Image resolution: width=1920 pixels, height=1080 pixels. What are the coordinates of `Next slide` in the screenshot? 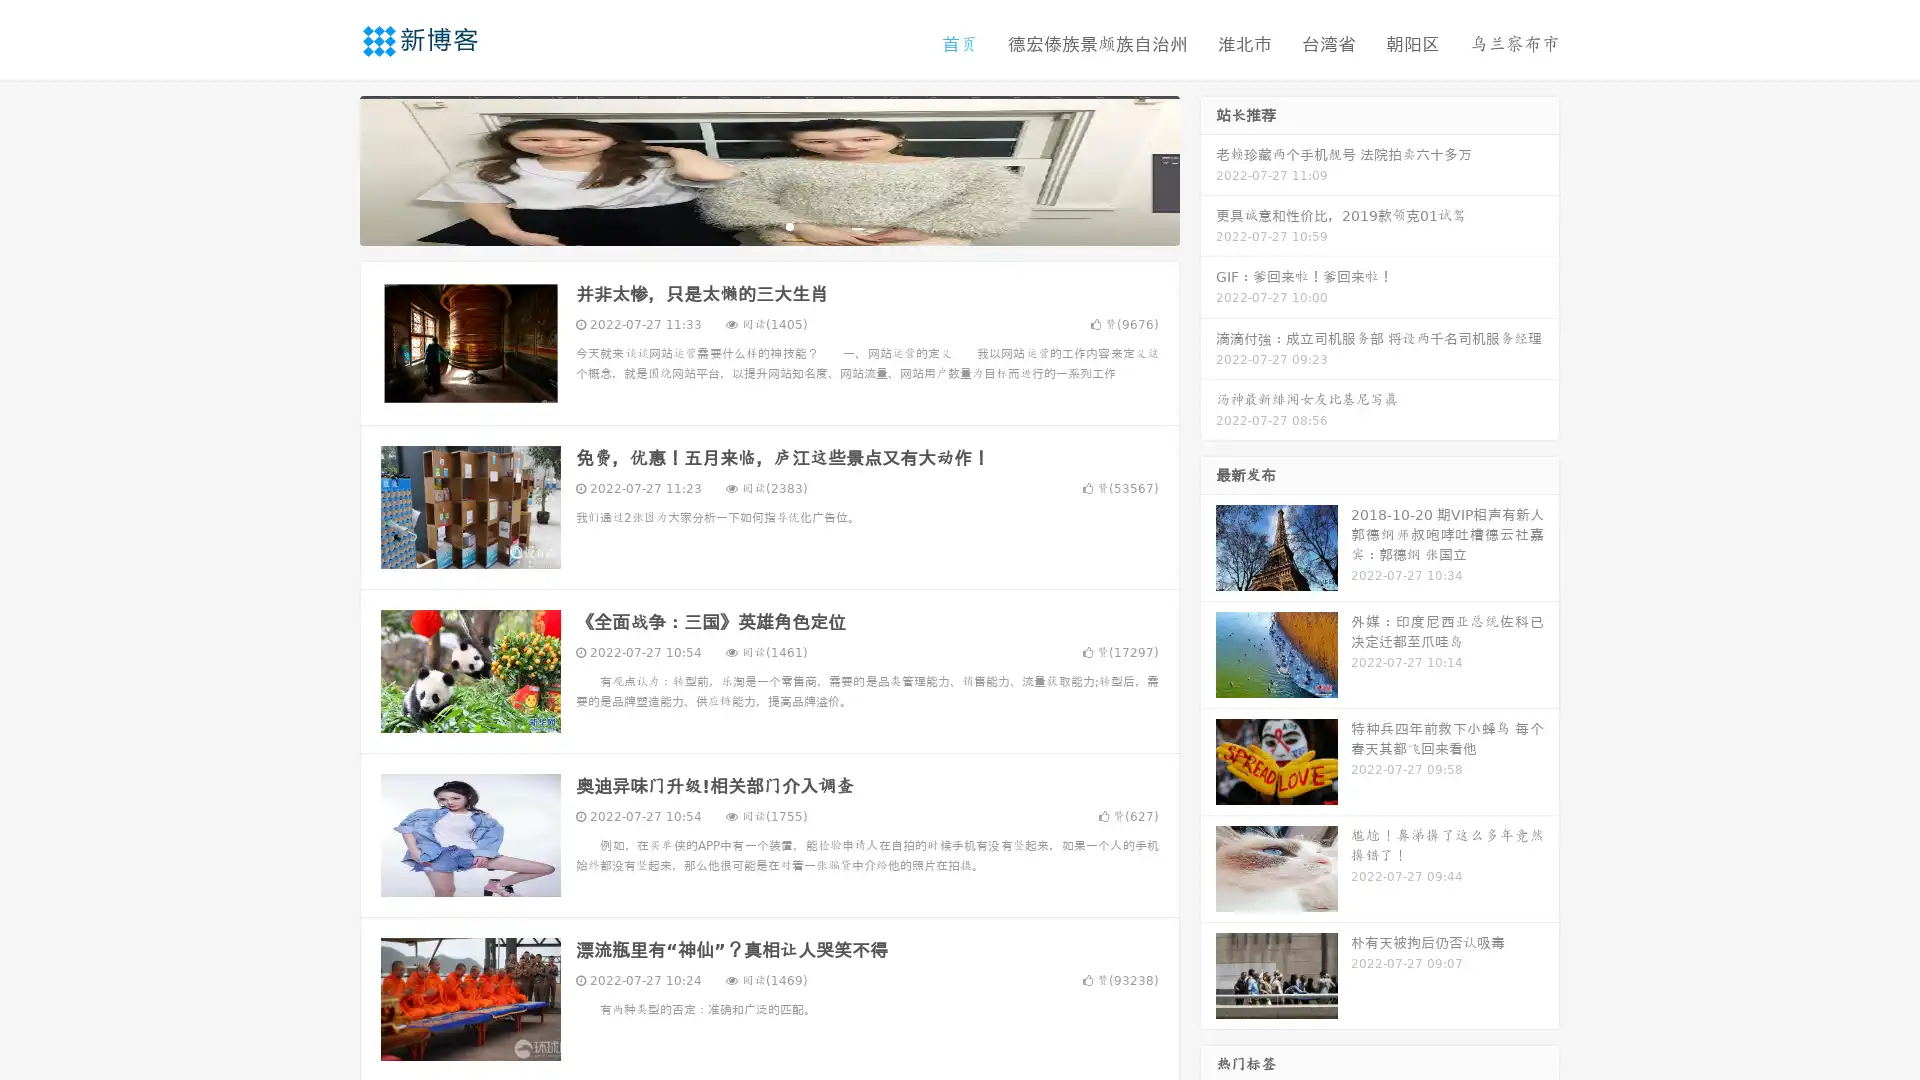 It's located at (1208, 168).